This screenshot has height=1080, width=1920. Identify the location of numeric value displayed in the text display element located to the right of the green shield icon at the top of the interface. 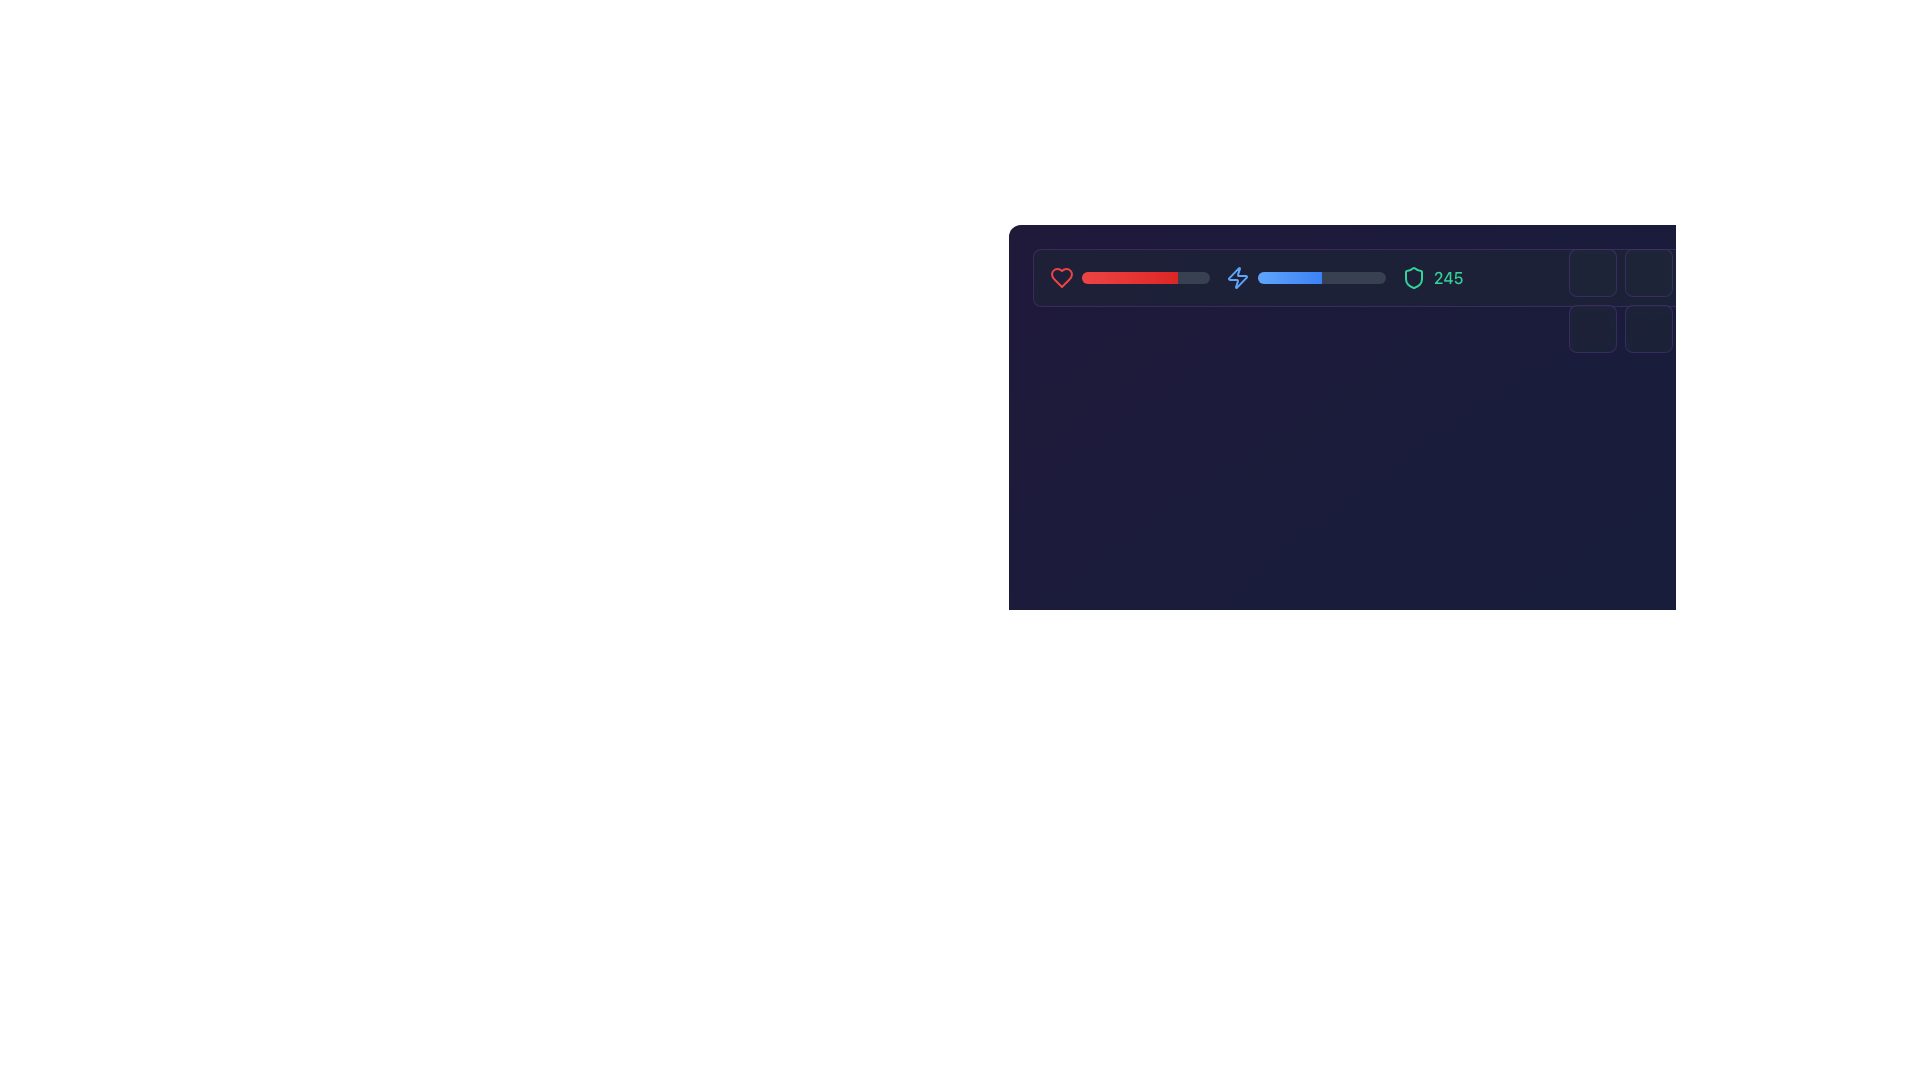
(1408, 277).